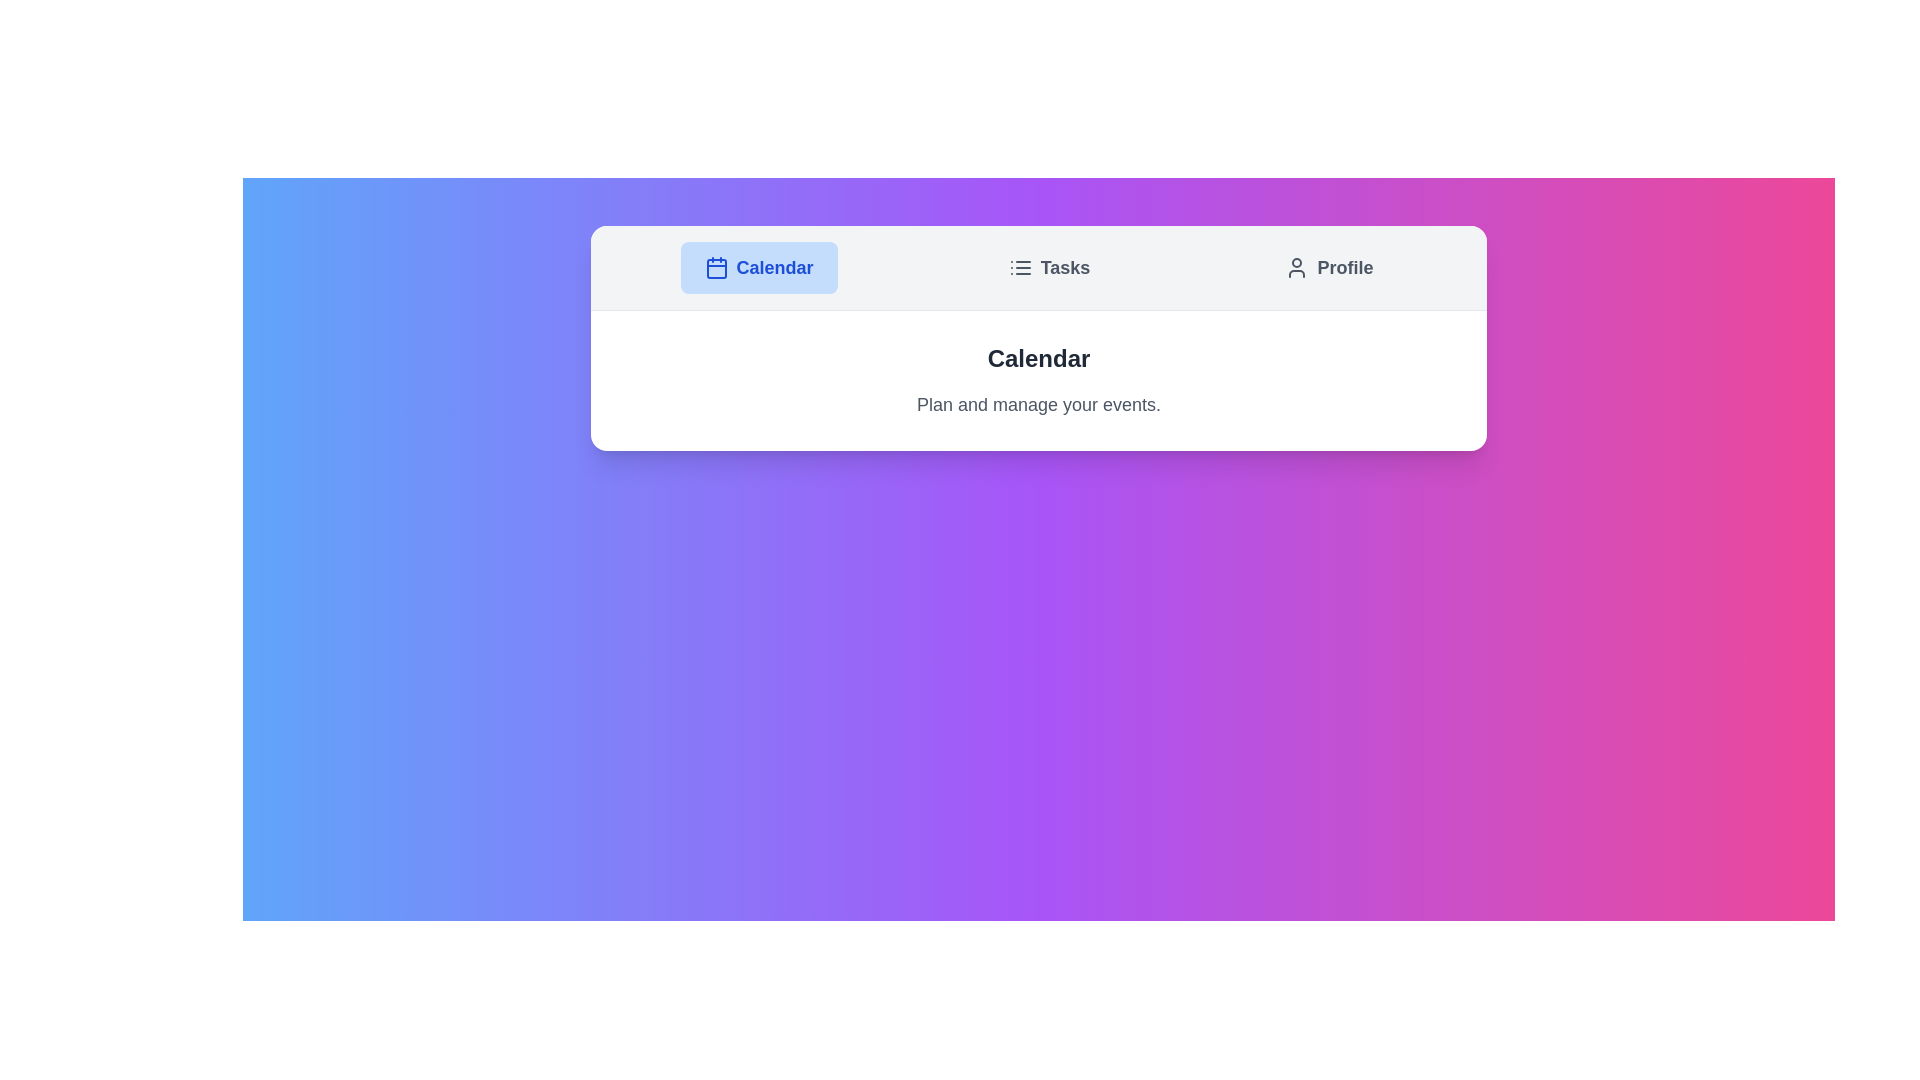  Describe the element at coordinates (757, 266) in the screenshot. I see `the tab labeled Calendar to view its content` at that location.